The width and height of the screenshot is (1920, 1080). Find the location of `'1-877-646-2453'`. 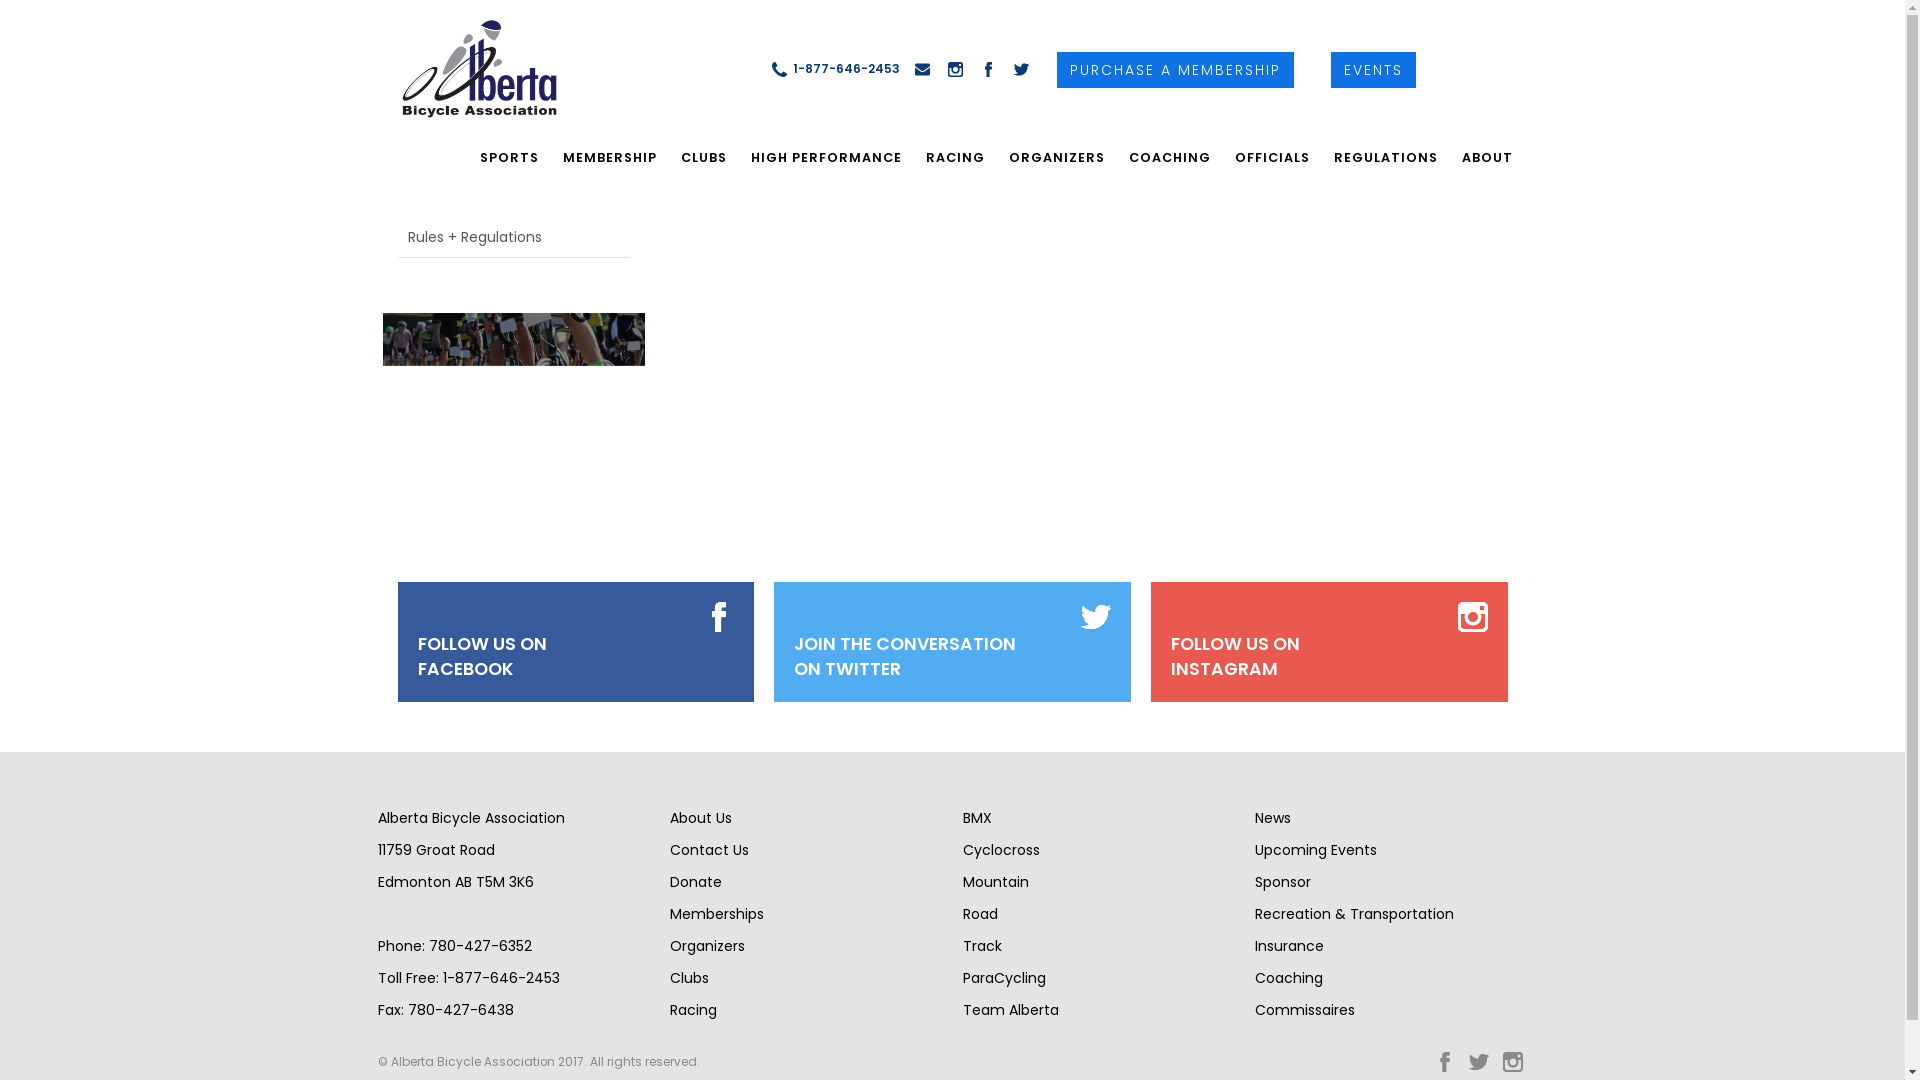

'1-877-646-2453' is located at coordinates (835, 67).